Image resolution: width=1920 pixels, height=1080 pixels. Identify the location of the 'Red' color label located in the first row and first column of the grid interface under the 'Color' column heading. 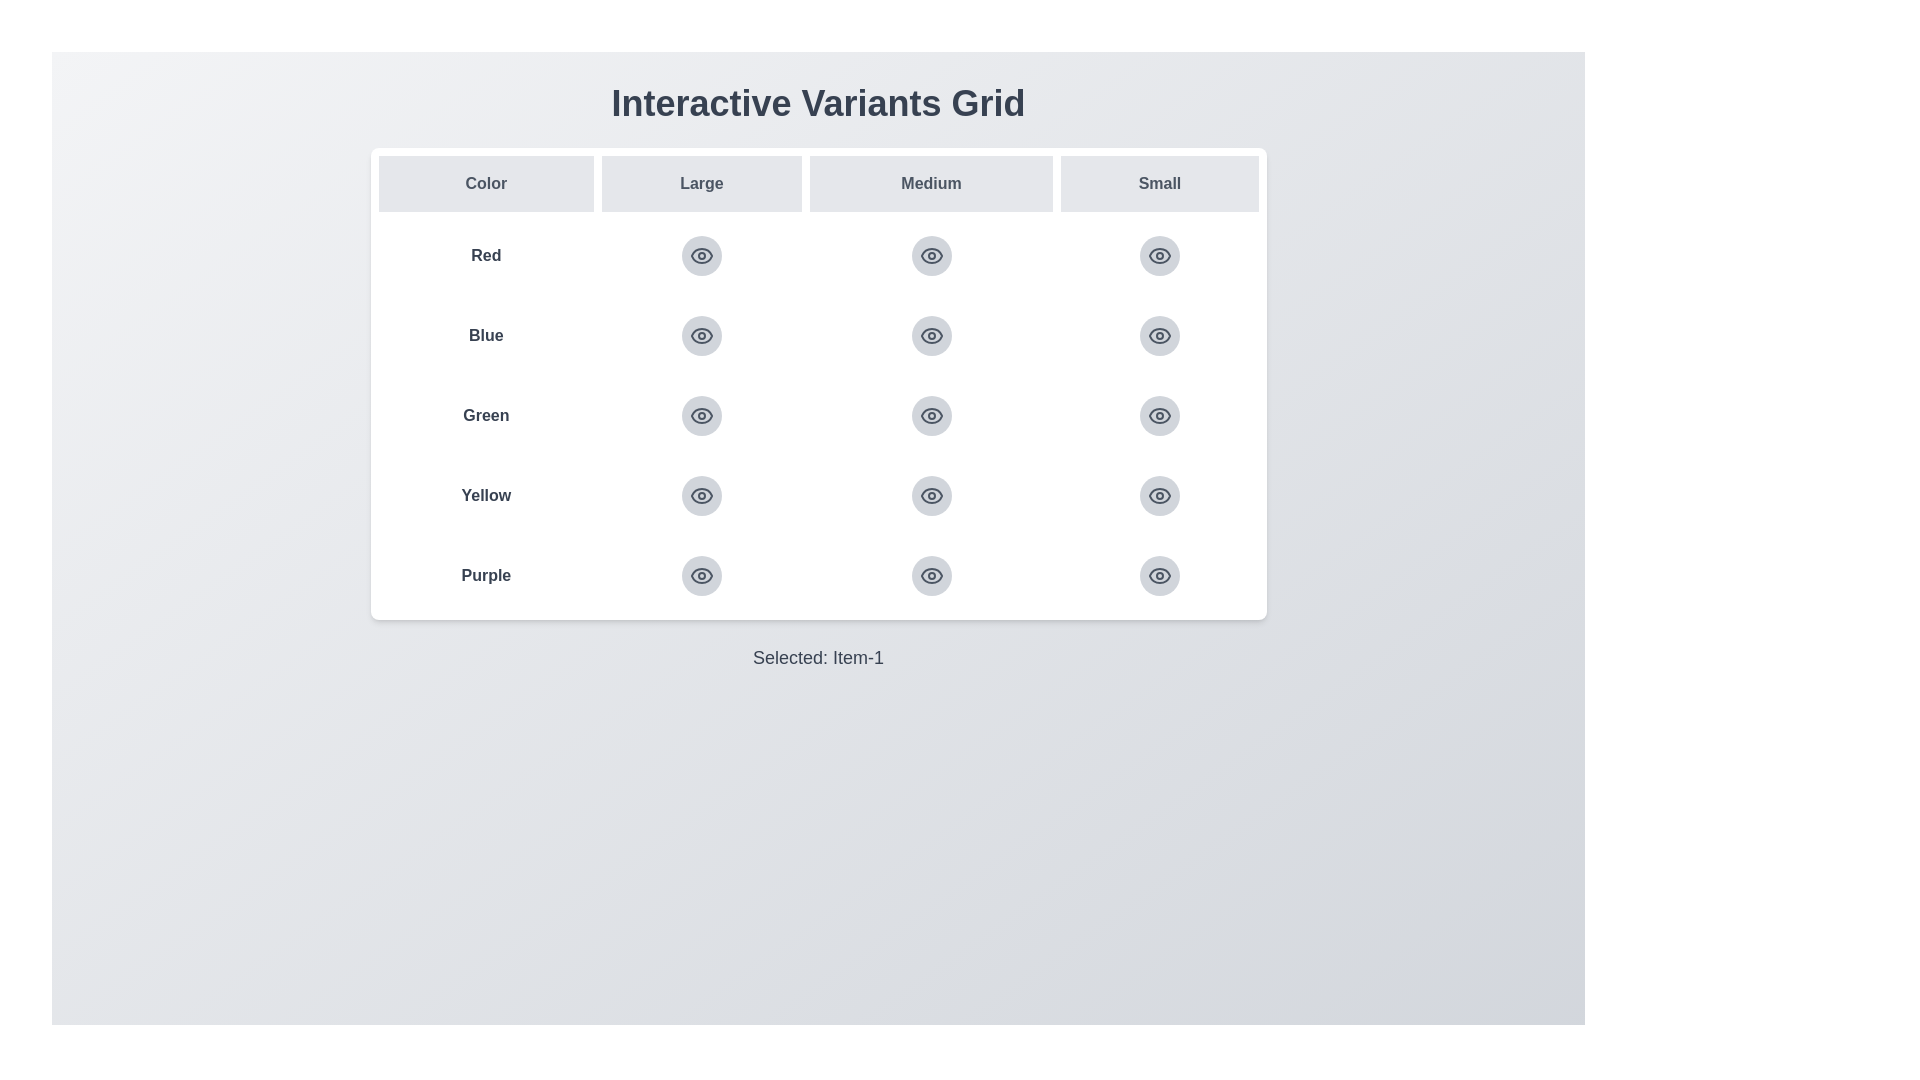
(486, 254).